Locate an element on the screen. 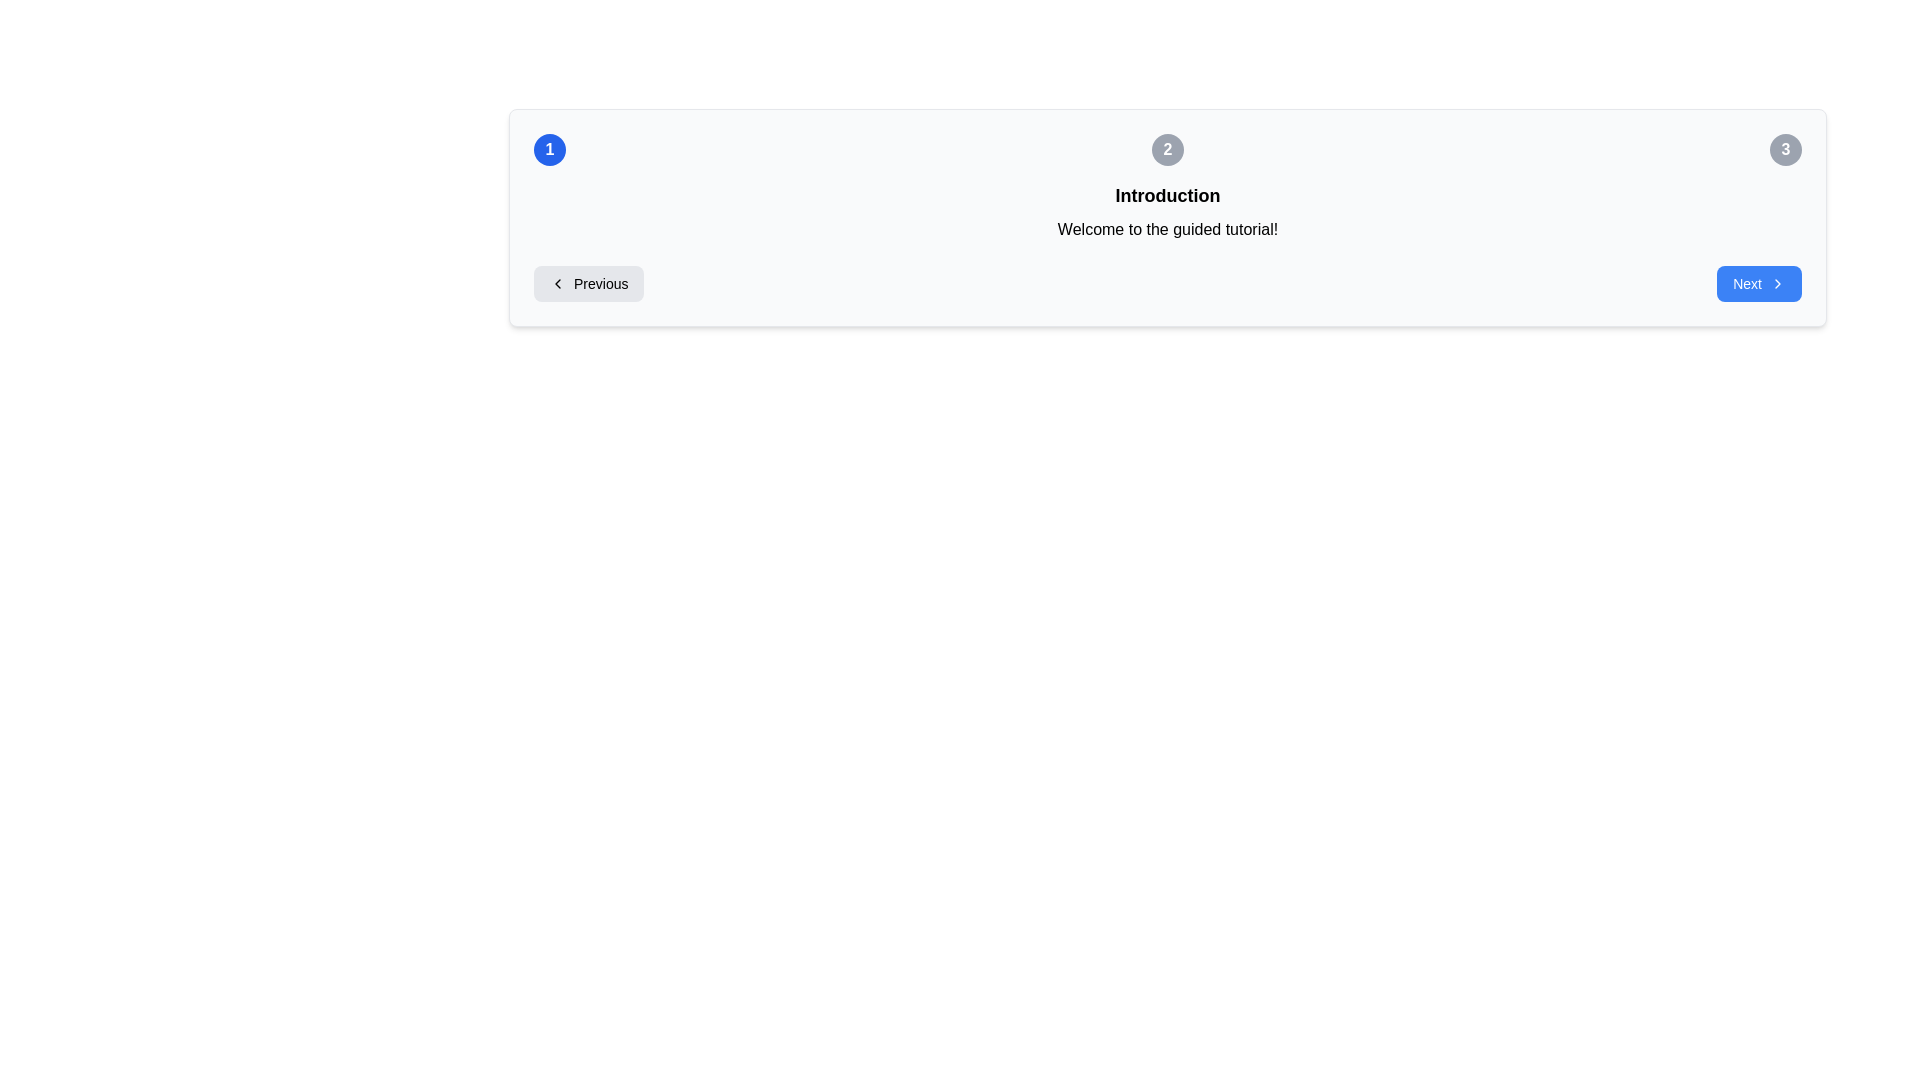  the appearance of the chevron-left icon located within the 'Previous' button at the bottom-left area of the dialog interface is located at coordinates (557, 284).